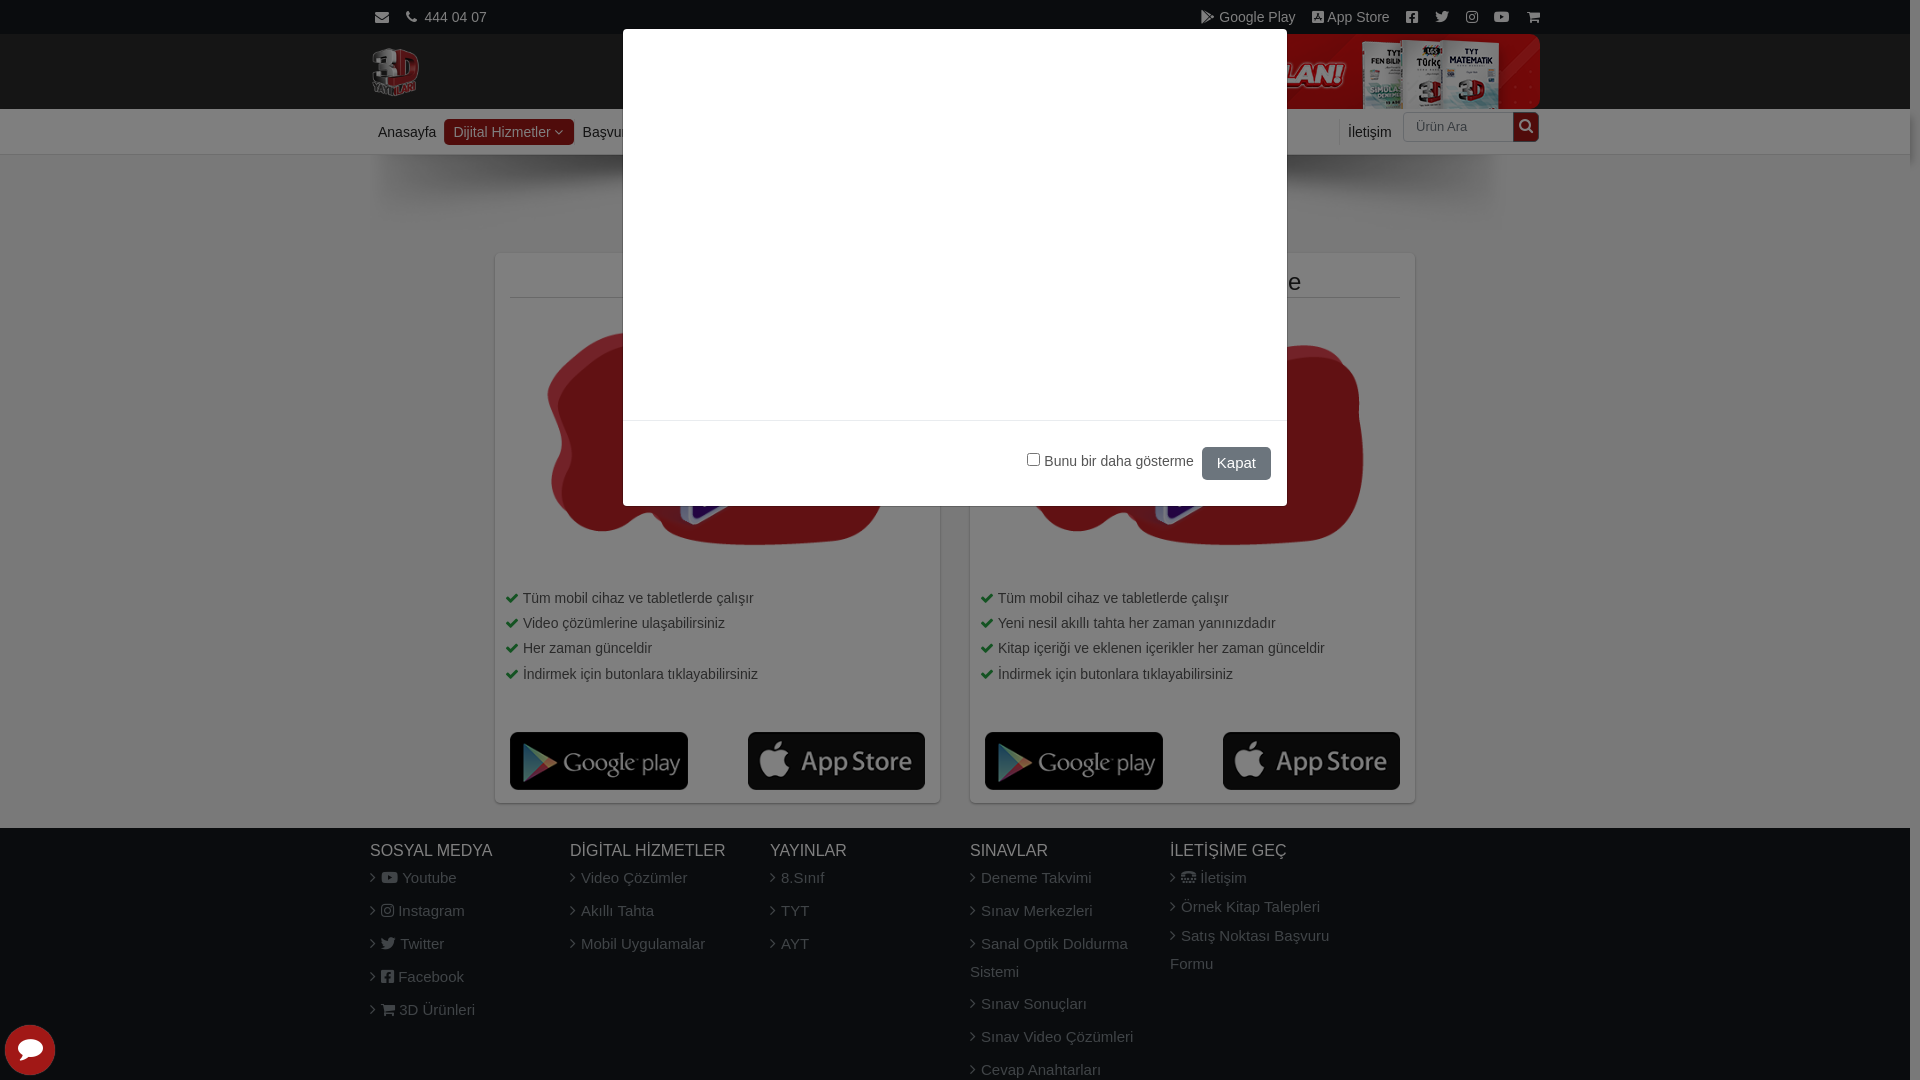 The image size is (1920, 1080). What do you see at coordinates (788, 943) in the screenshot?
I see `'AYT'` at bounding box center [788, 943].